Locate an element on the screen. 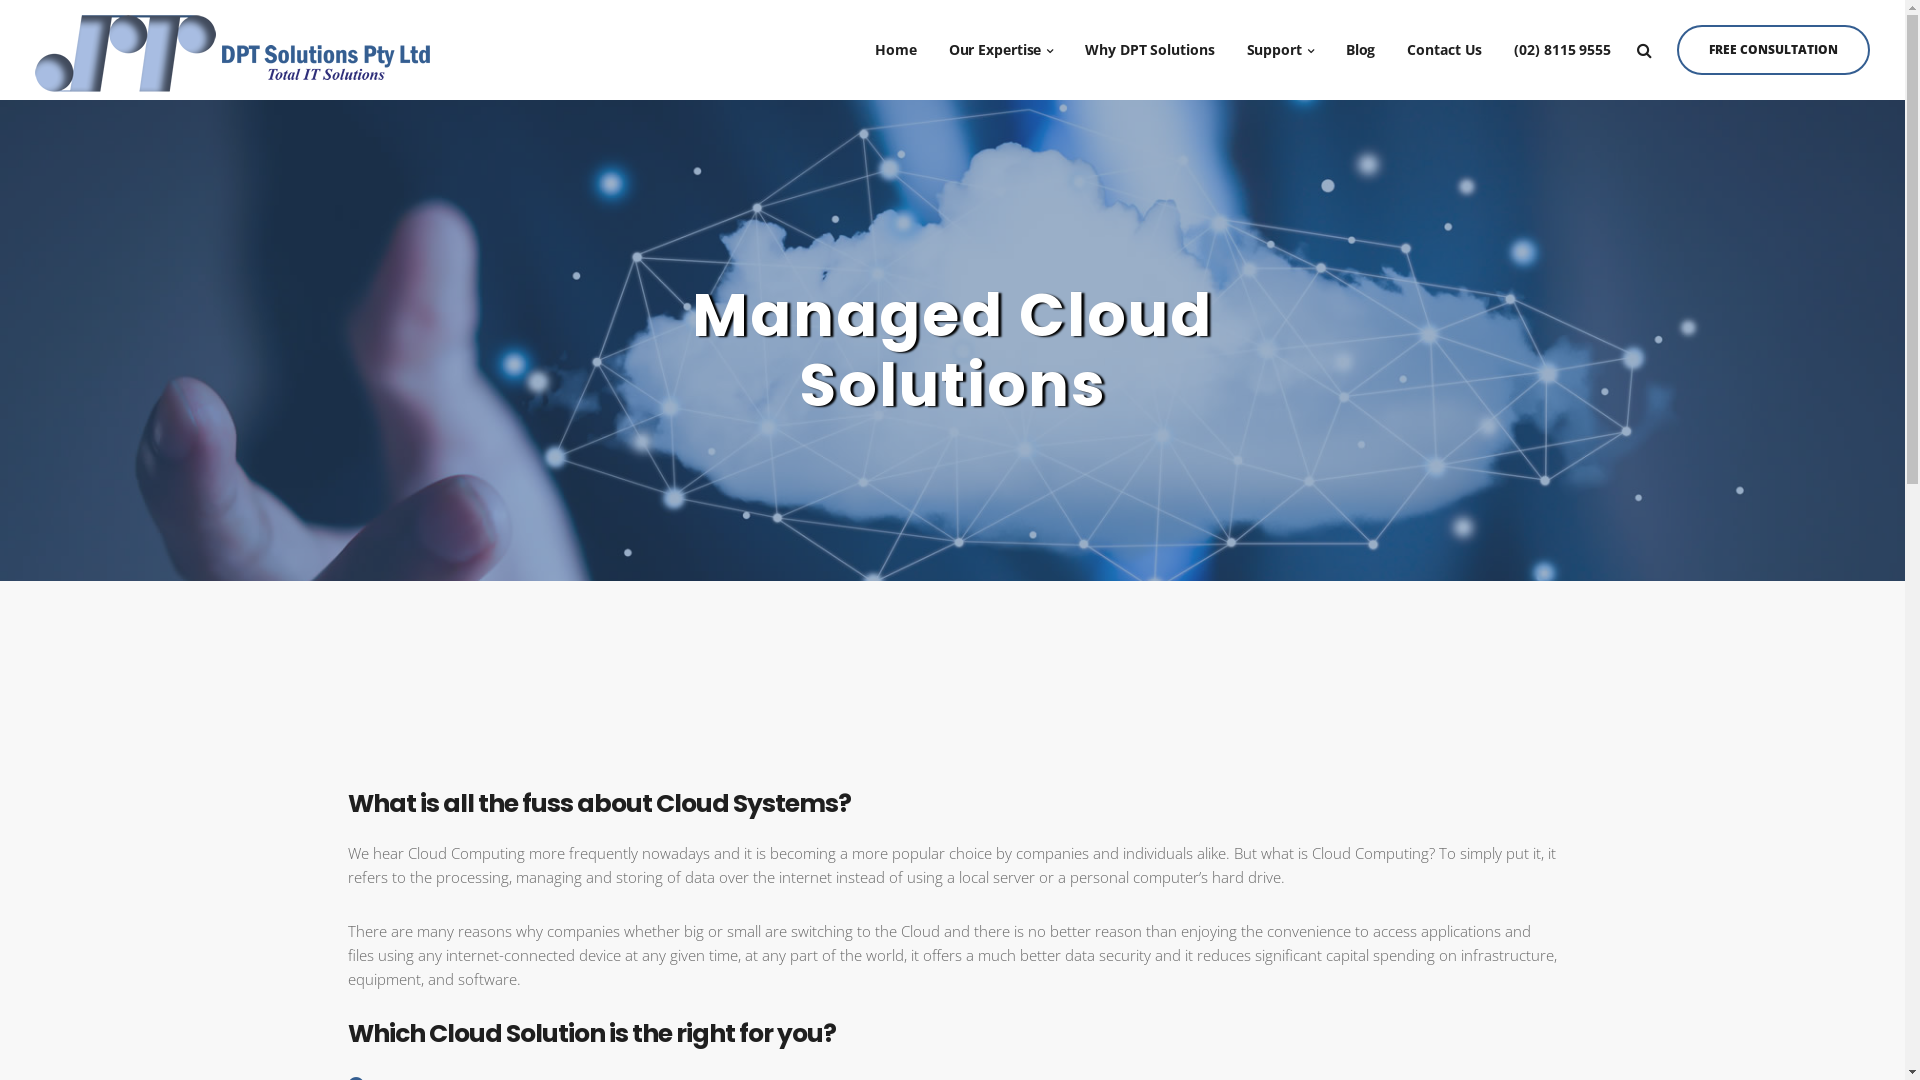 This screenshot has height=1080, width=1920. 'Privacy Policy' is located at coordinates (1381, 1041).